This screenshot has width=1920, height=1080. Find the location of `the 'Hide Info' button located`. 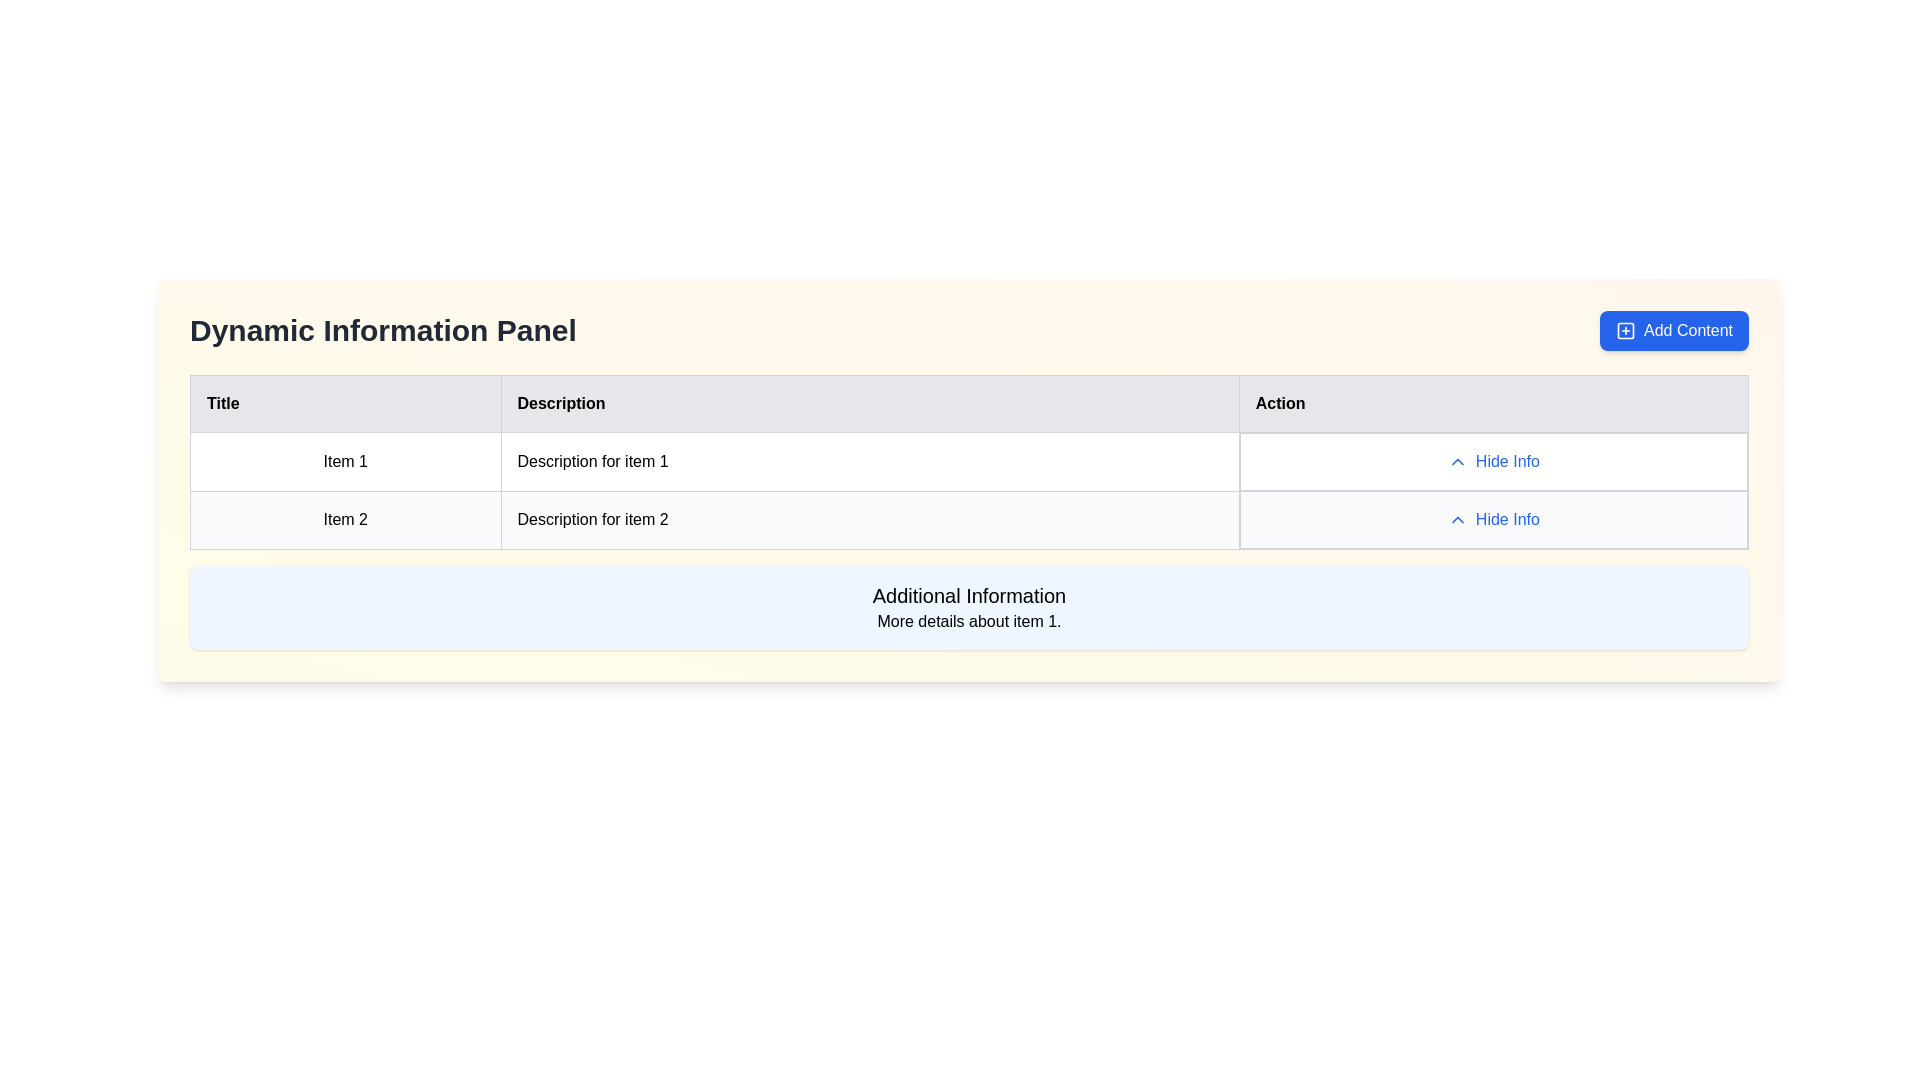

the 'Hide Info' button located is located at coordinates (1493, 462).